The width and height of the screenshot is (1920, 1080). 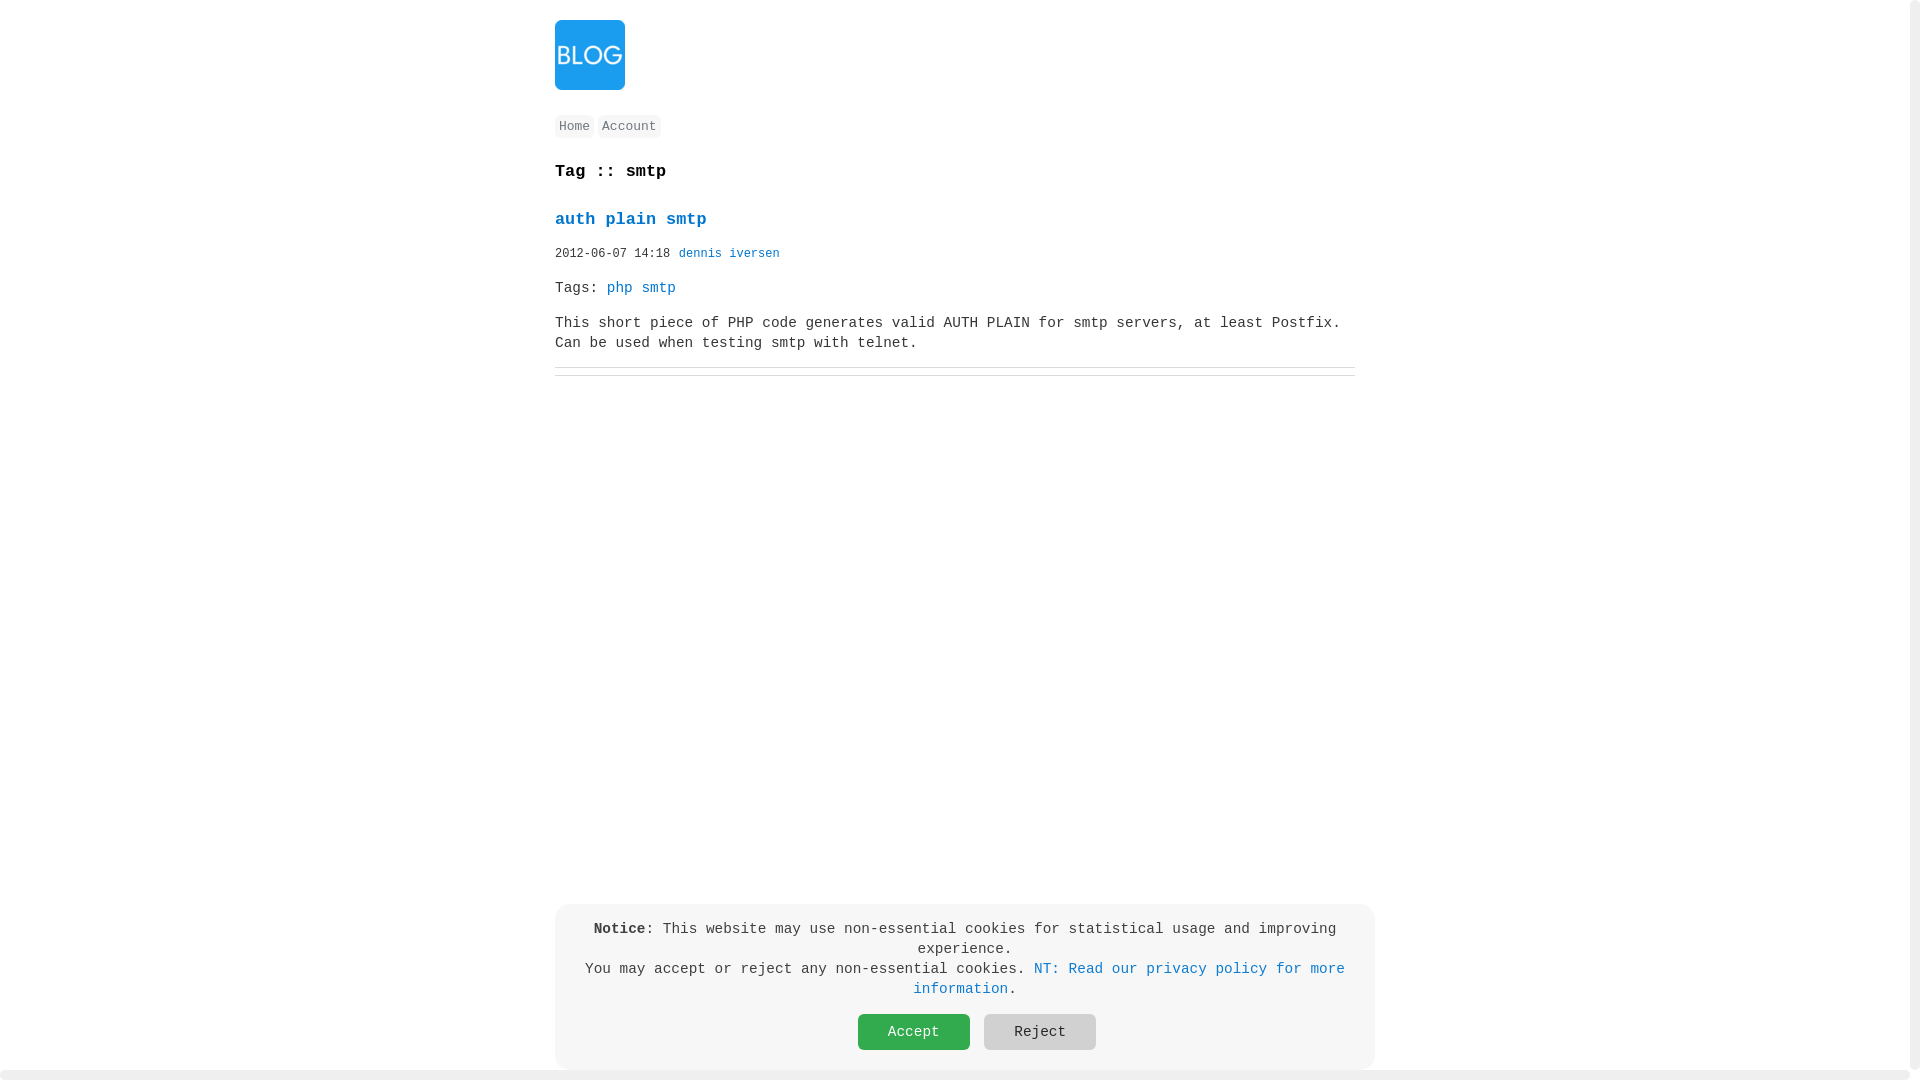 I want to click on 'Account', so click(x=627, y=126).